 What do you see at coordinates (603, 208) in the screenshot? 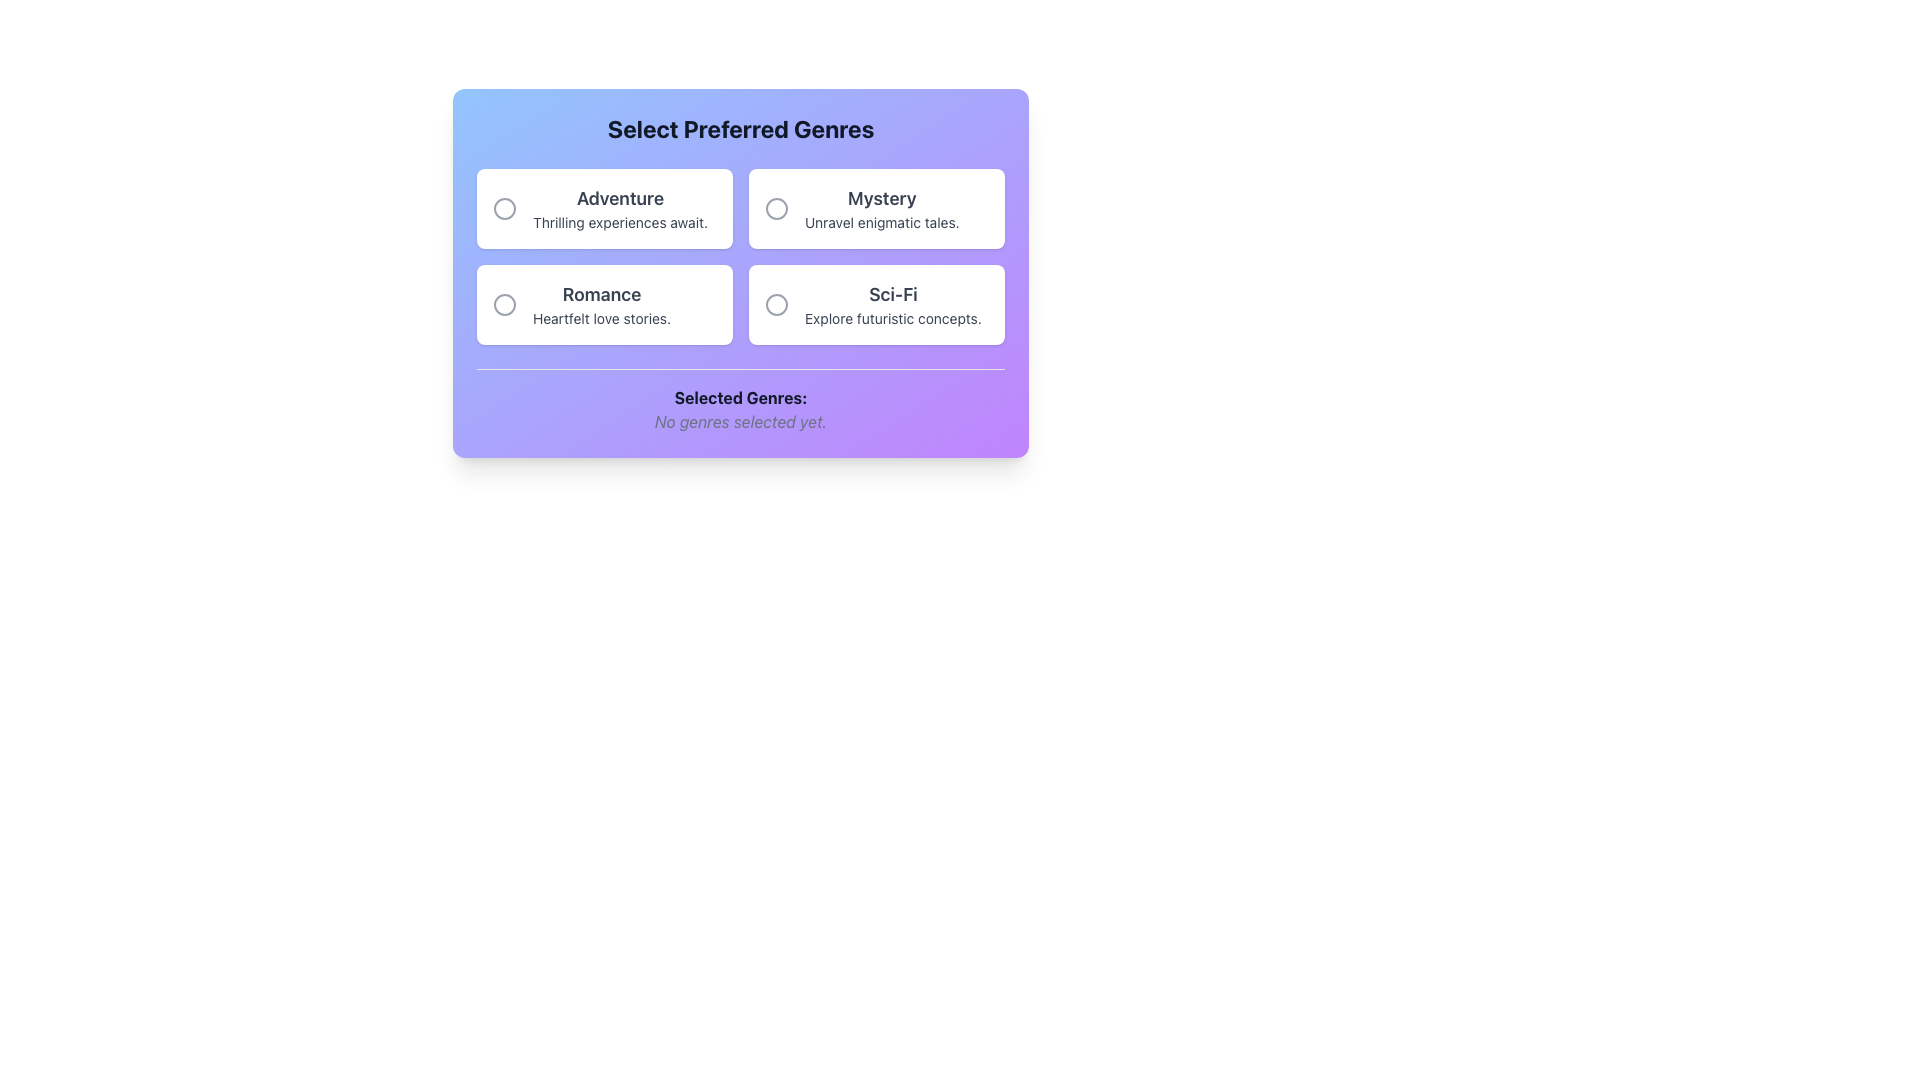
I see `the 'Adventure' selectable card located in the top-left corner of the grid layout` at bounding box center [603, 208].